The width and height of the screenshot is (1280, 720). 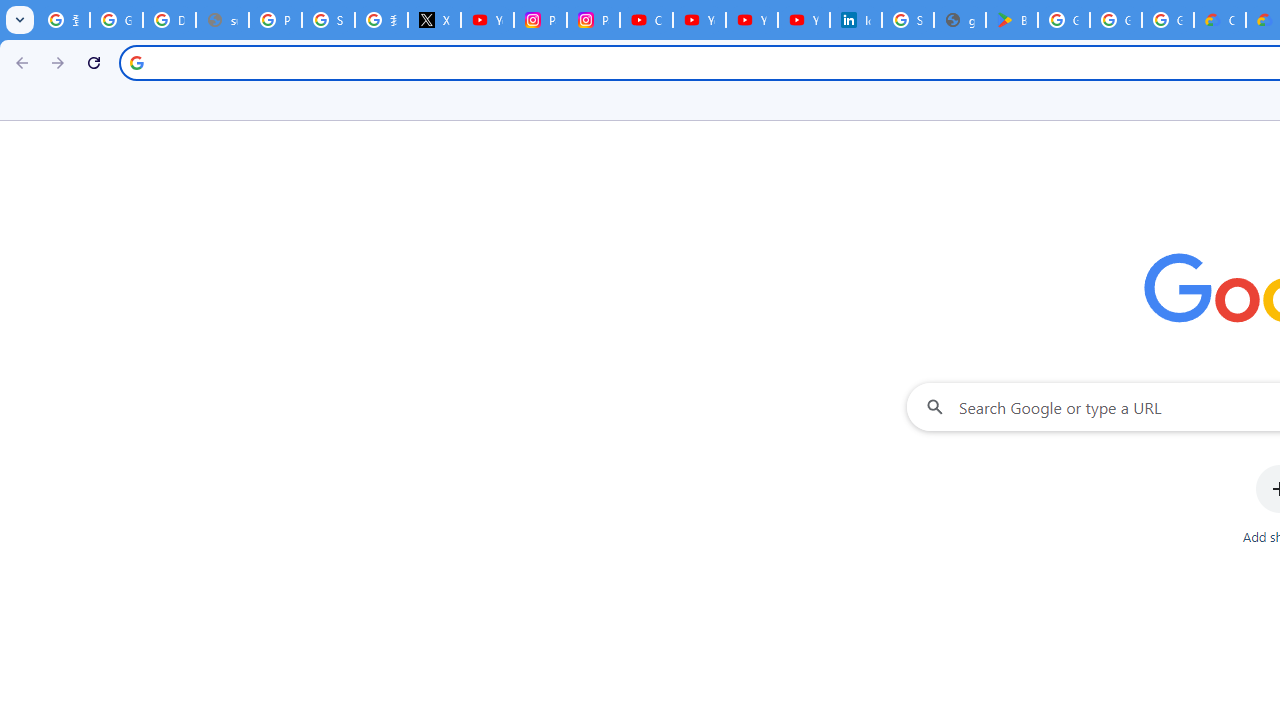 I want to click on 'support.google.com - Network error', so click(x=222, y=20).